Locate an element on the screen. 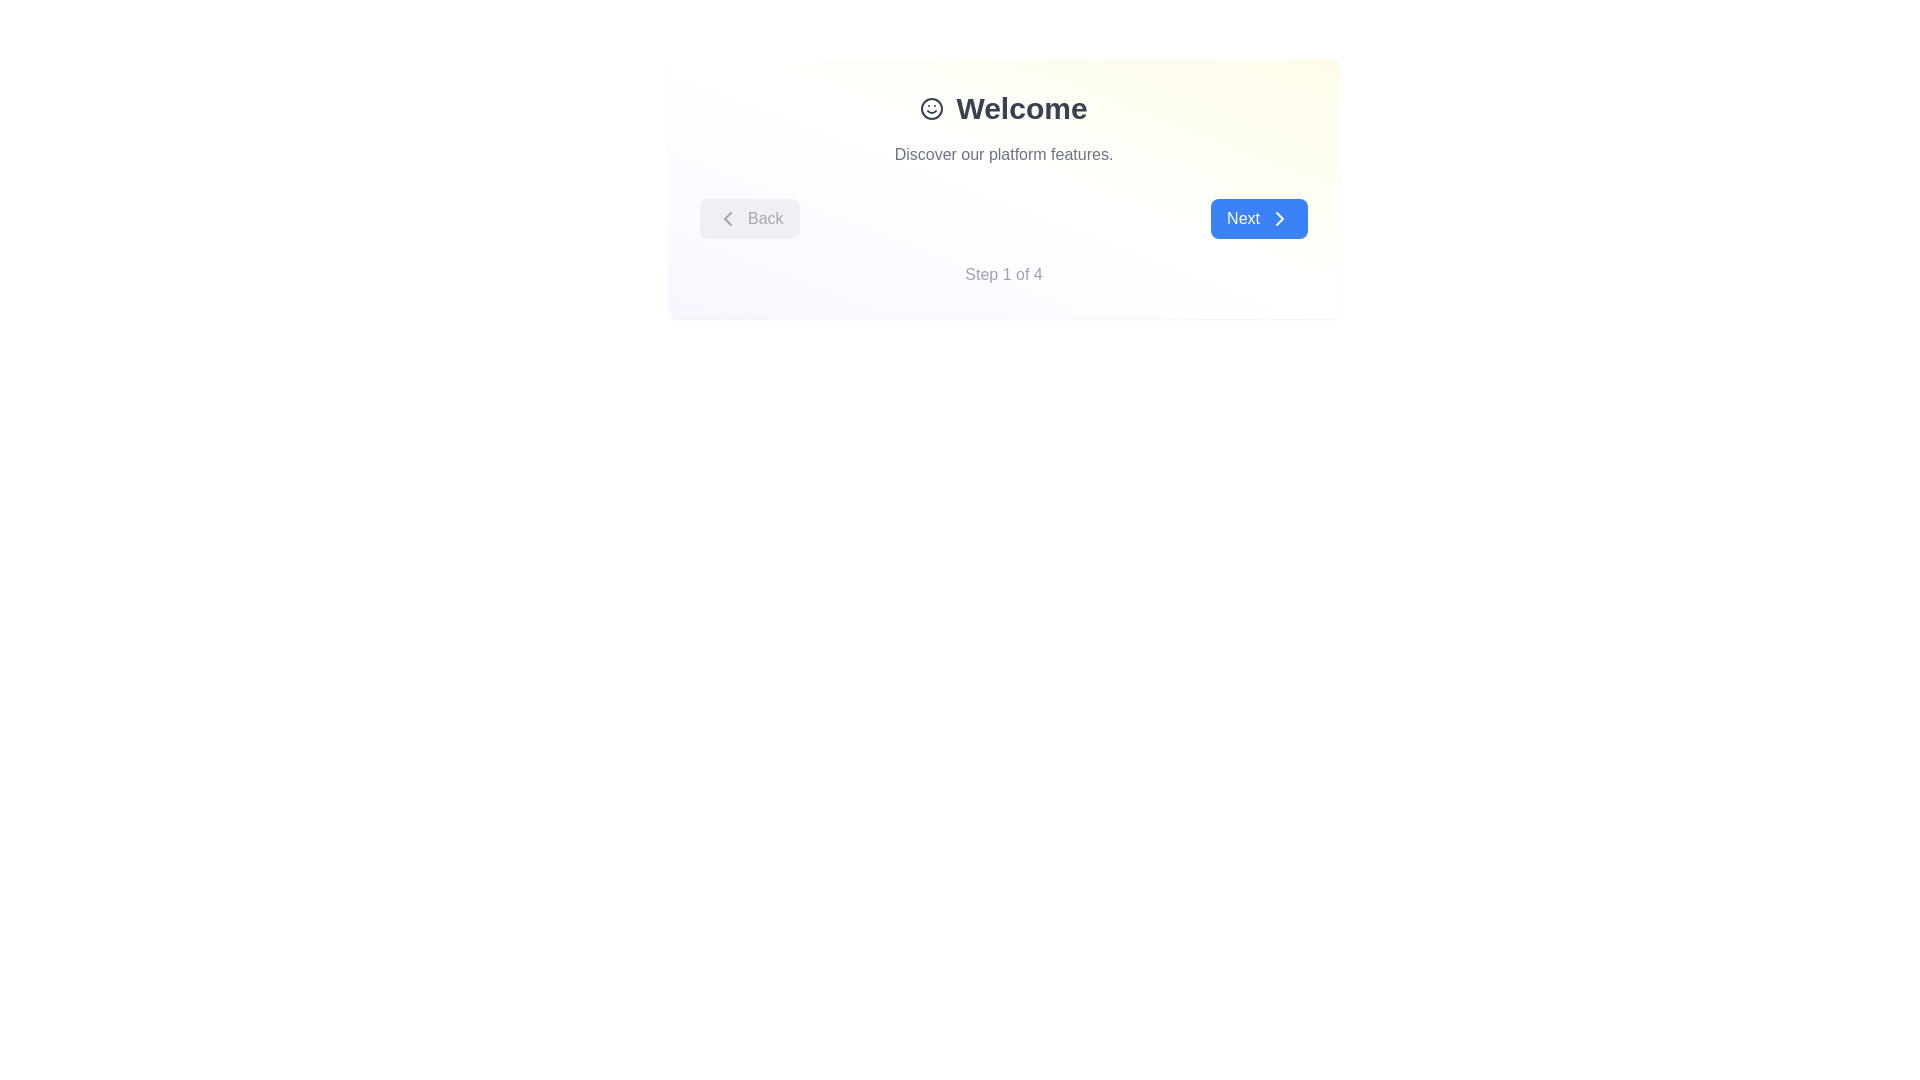 The height and width of the screenshot is (1080, 1920). the introductory text element located below the 'Welcome' text and smiley icon, which summarizes or invites users is located at coordinates (1003, 153).